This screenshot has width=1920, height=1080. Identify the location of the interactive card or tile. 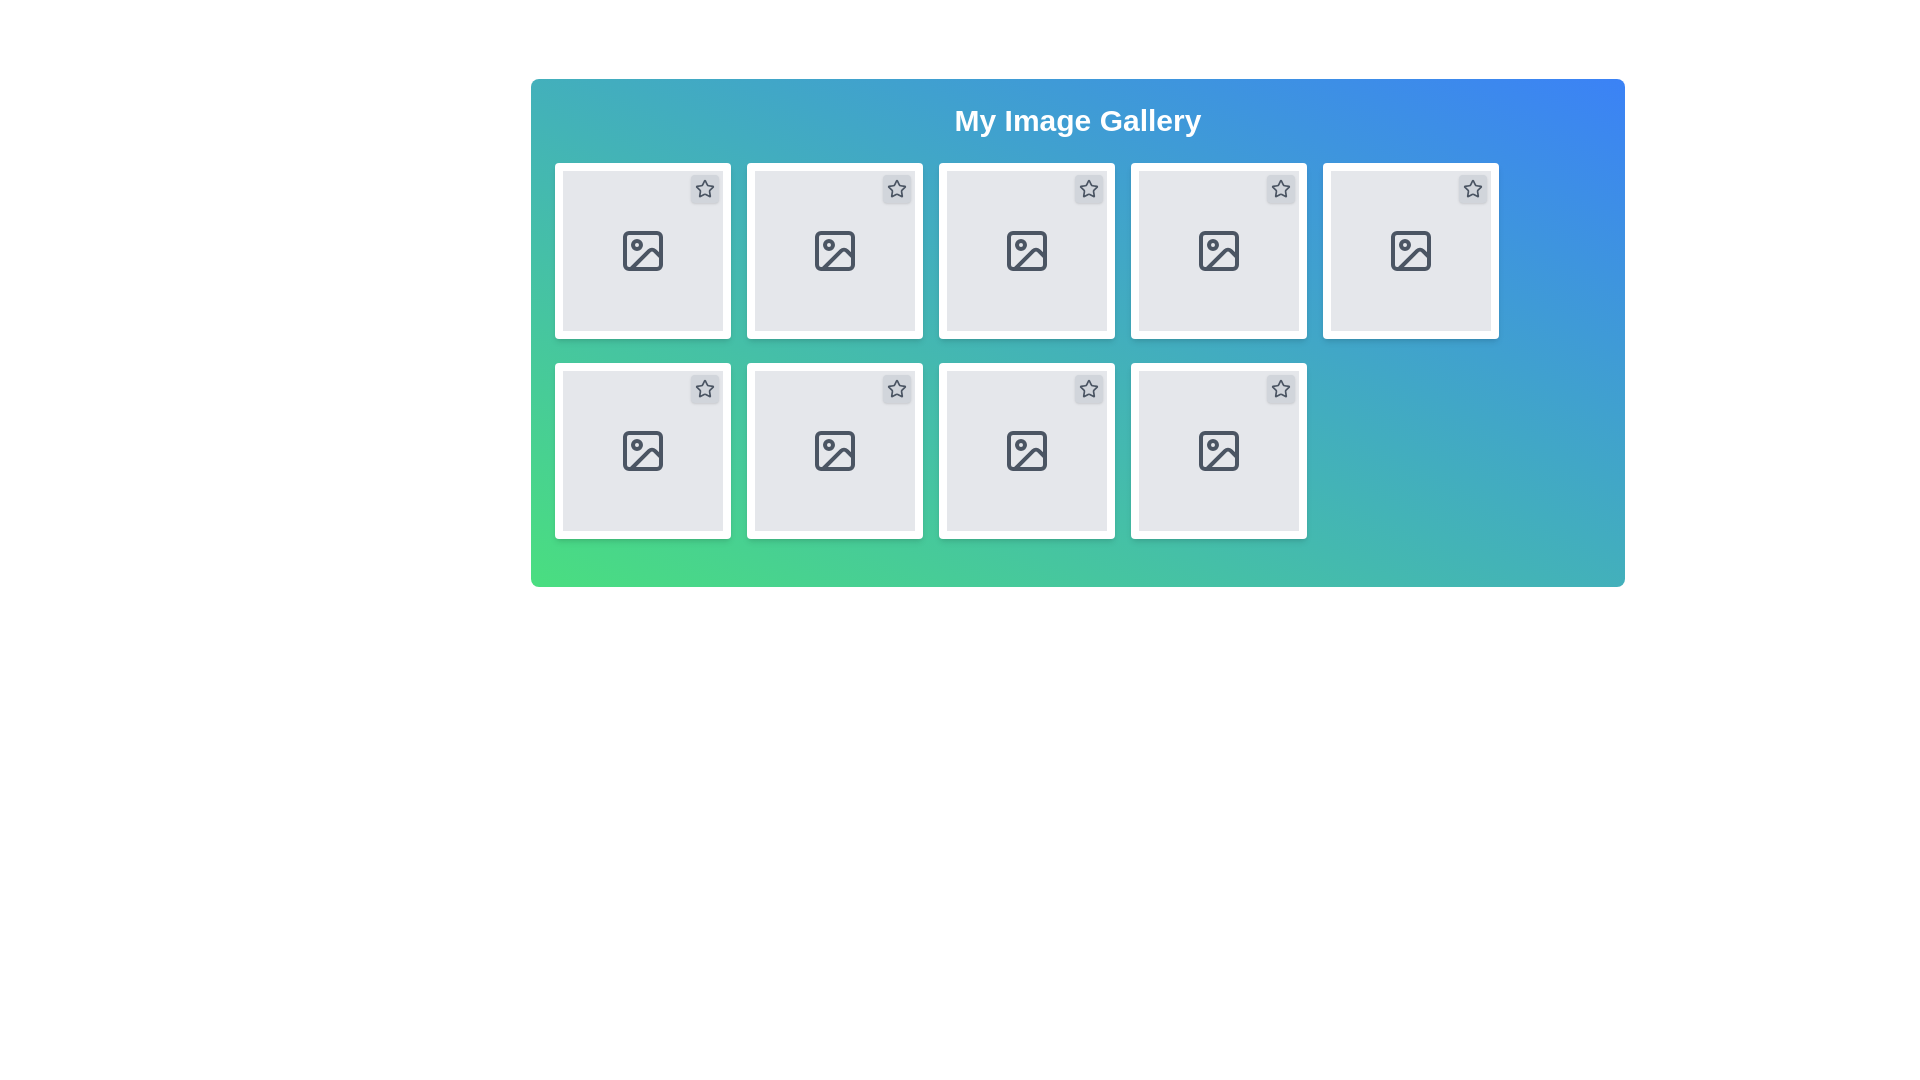
(643, 249).